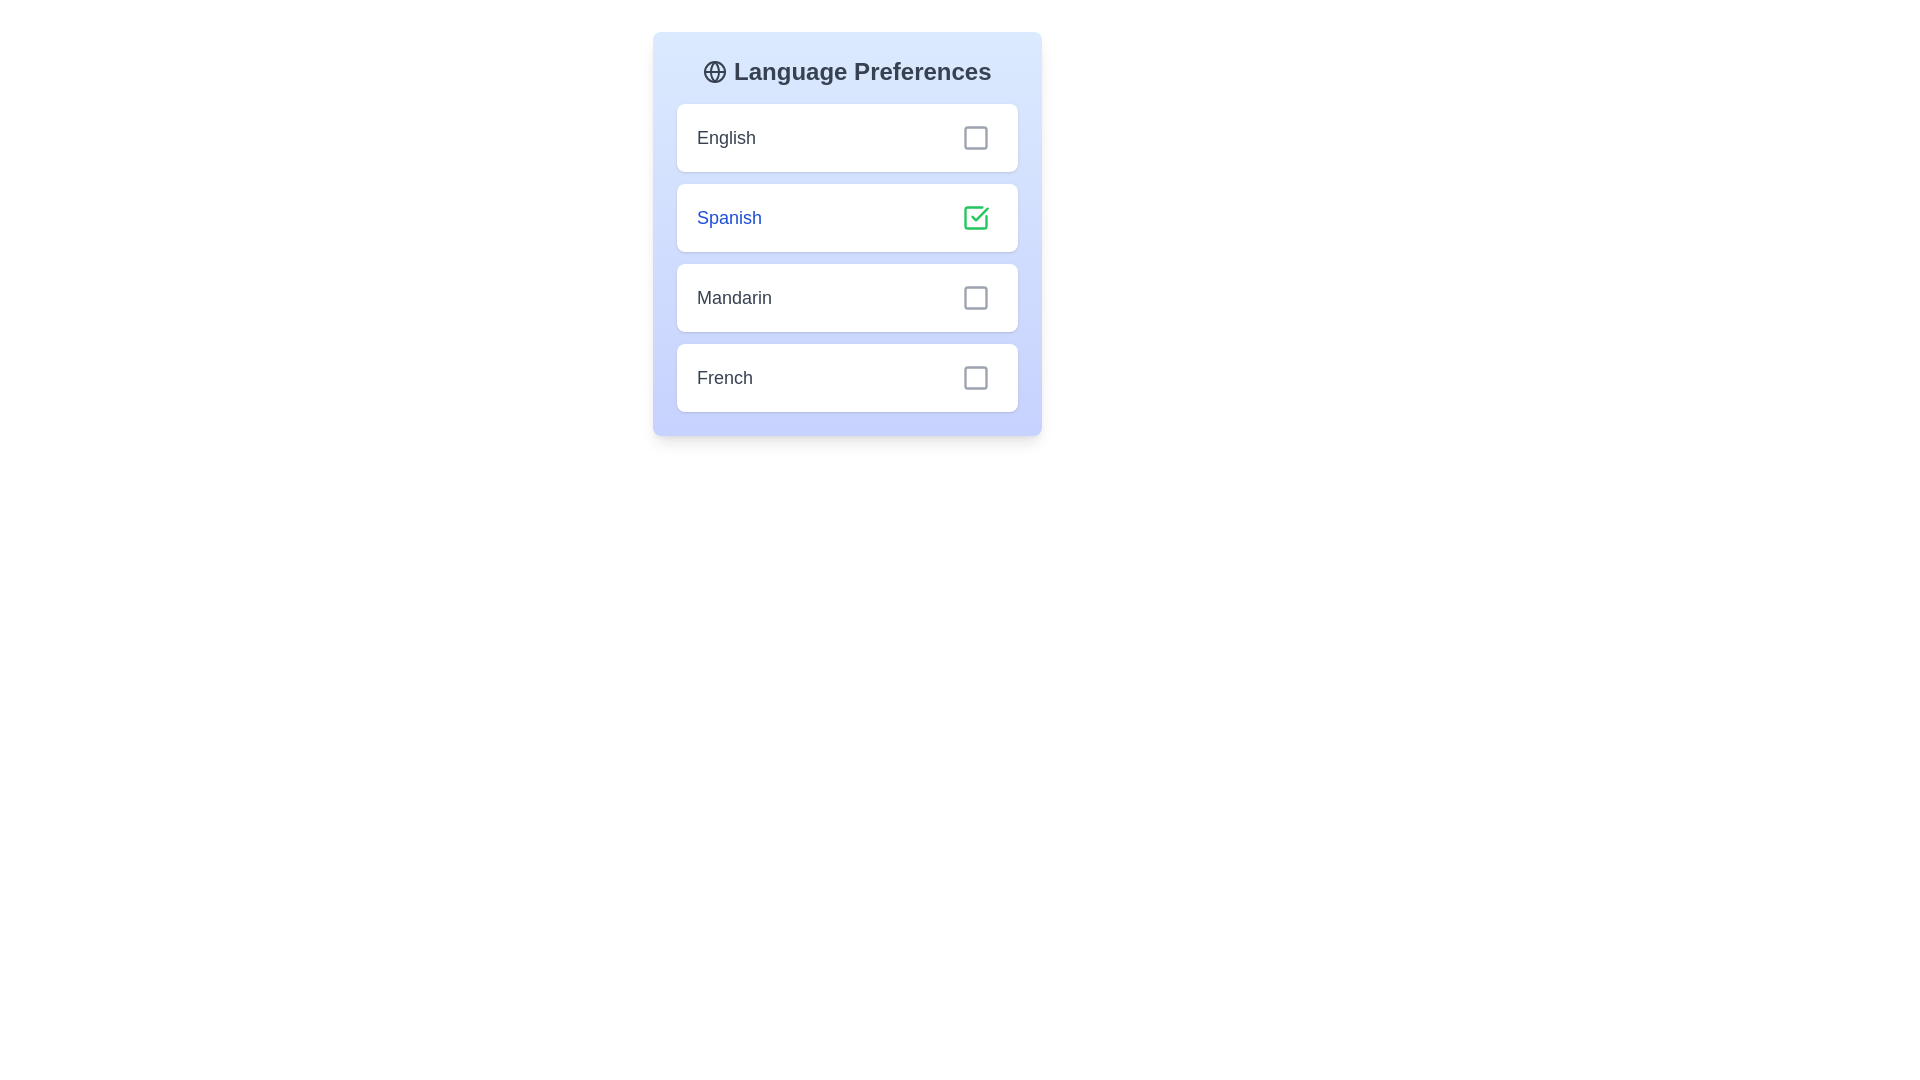  I want to click on the inactive checkbox at the upper-right corner of the 'English' option in the language preferences list, so click(975, 137).